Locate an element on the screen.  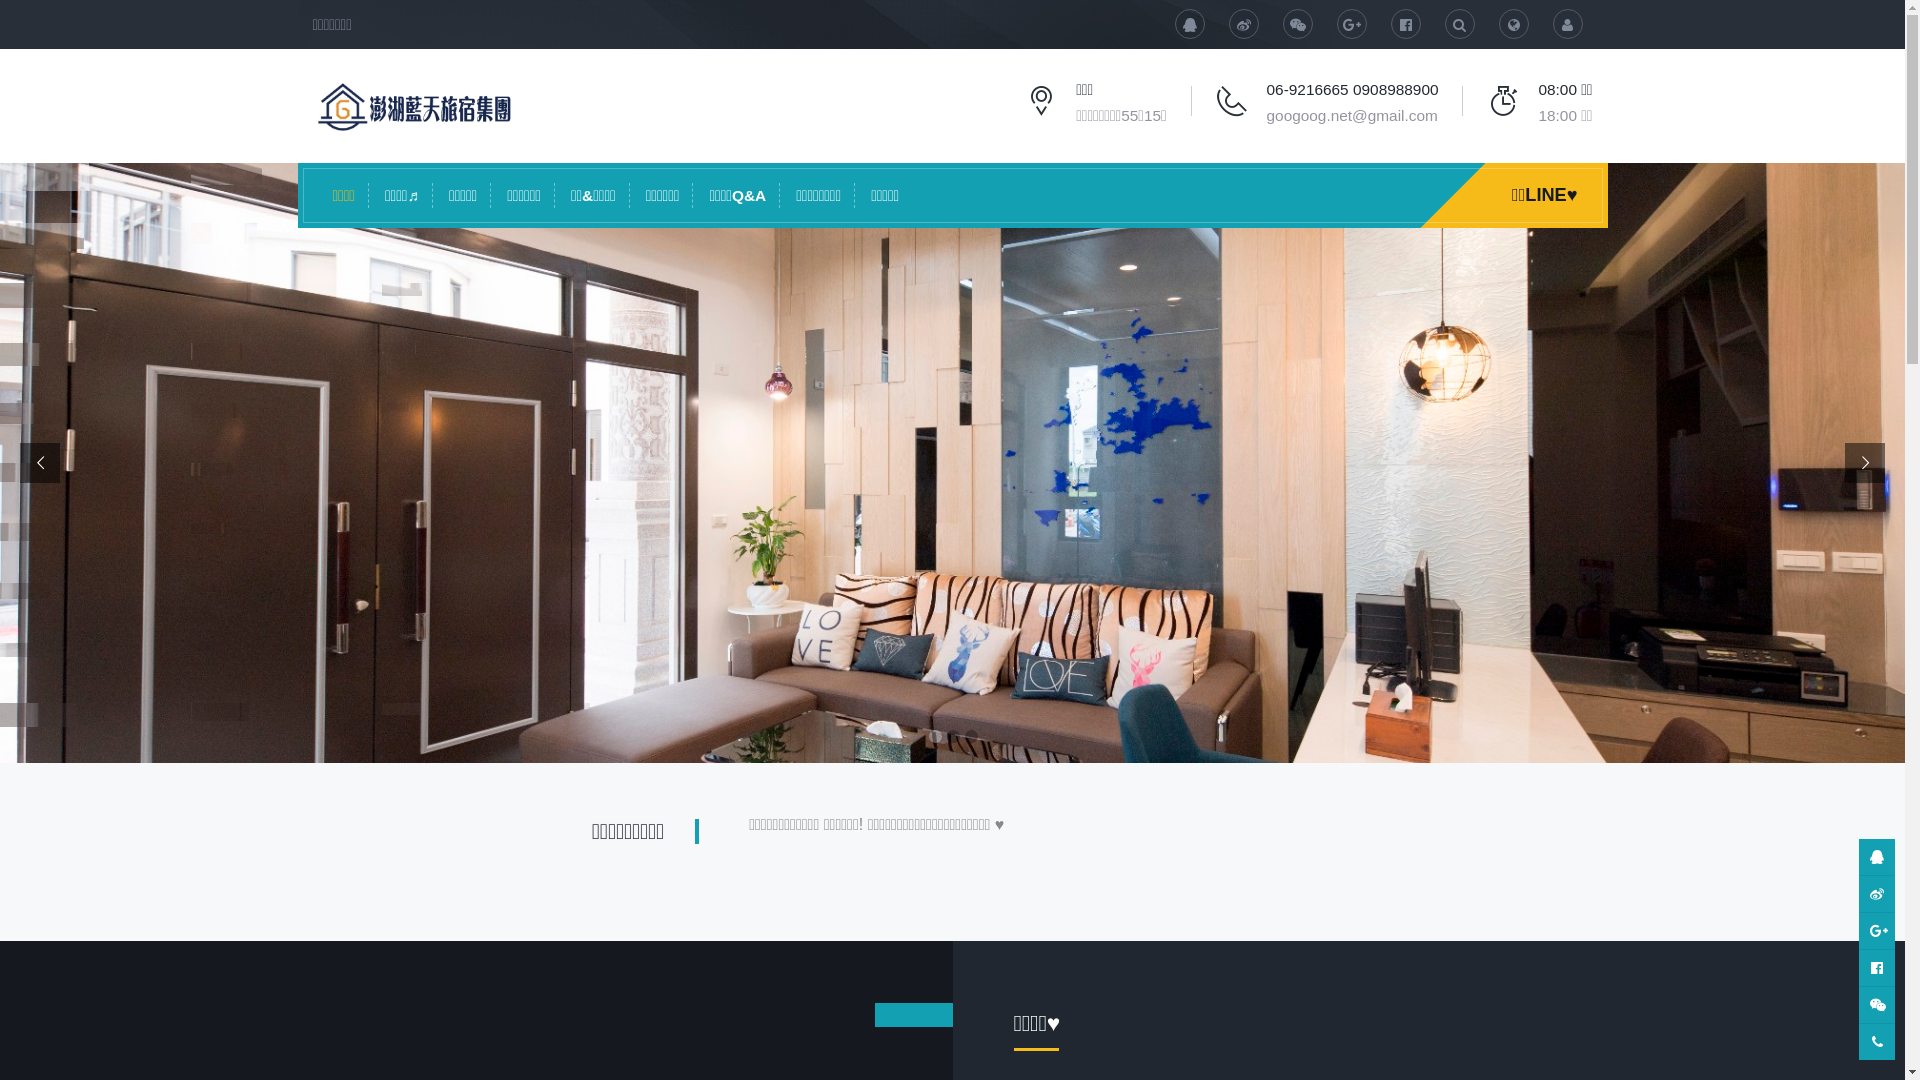
'Toggle Search' is located at coordinates (1459, 23).